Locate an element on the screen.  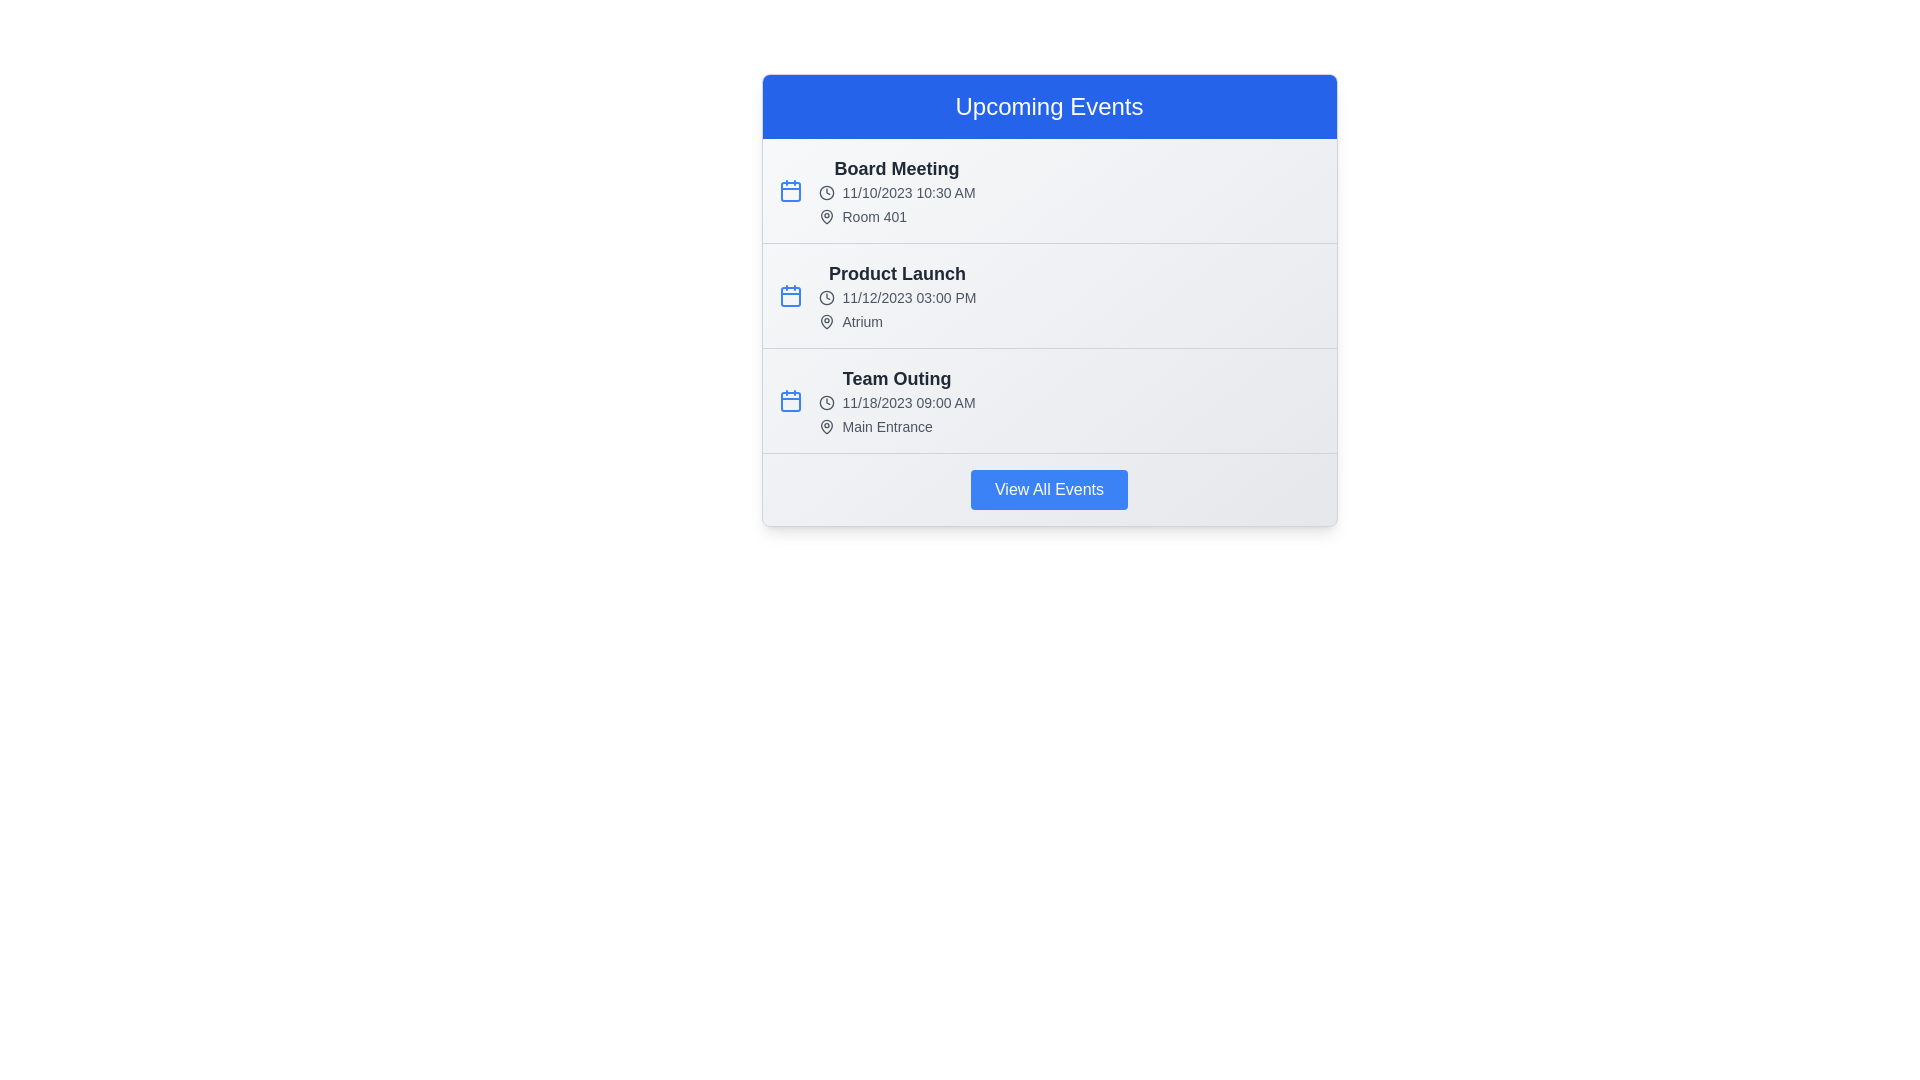
the second entry in the 'Upcoming Events' list, which displays an event's name, date, time, and location, located between 'Board Meeting' and 'Team Outing' is located at coordinates (896, 296).